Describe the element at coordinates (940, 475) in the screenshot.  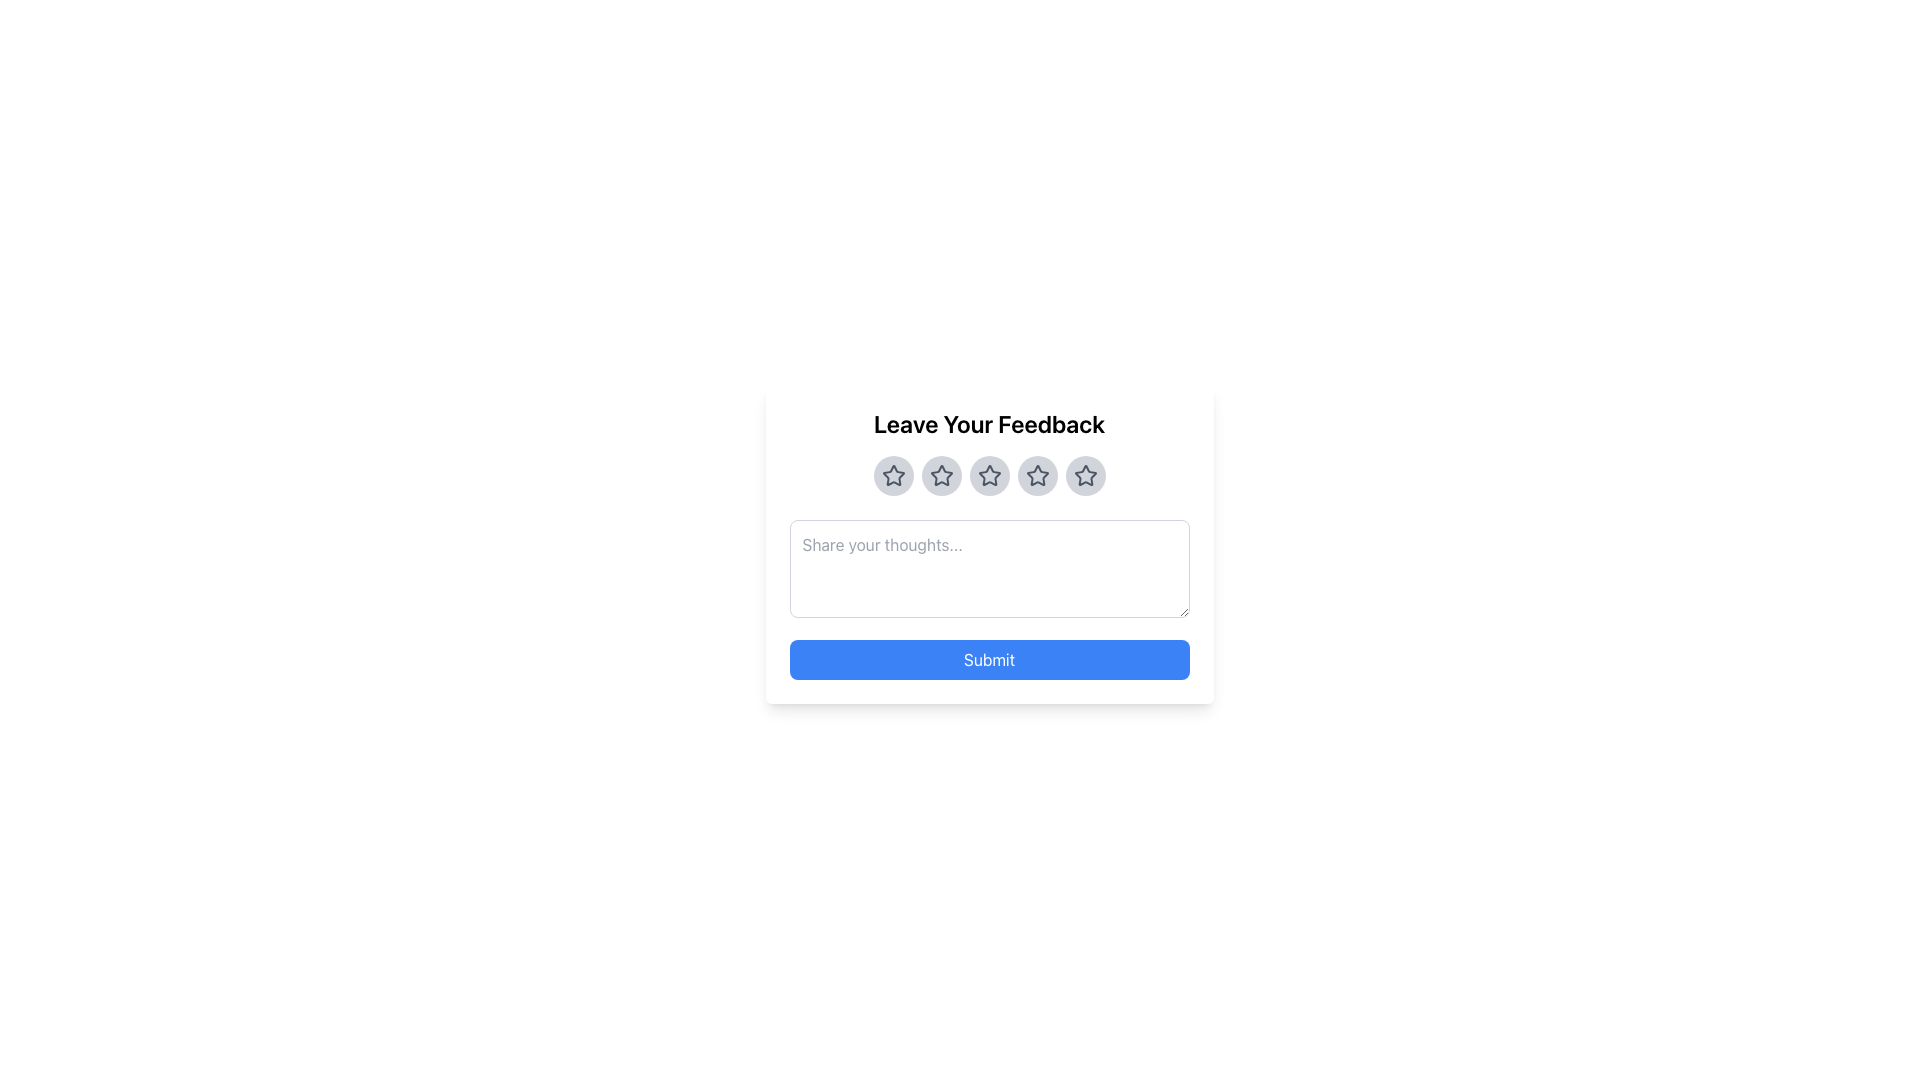
I see `the second star icon in the rating system for user feedback, which is part of a row of five icons directly below the 'Leave Your Feedback' title` at that location.